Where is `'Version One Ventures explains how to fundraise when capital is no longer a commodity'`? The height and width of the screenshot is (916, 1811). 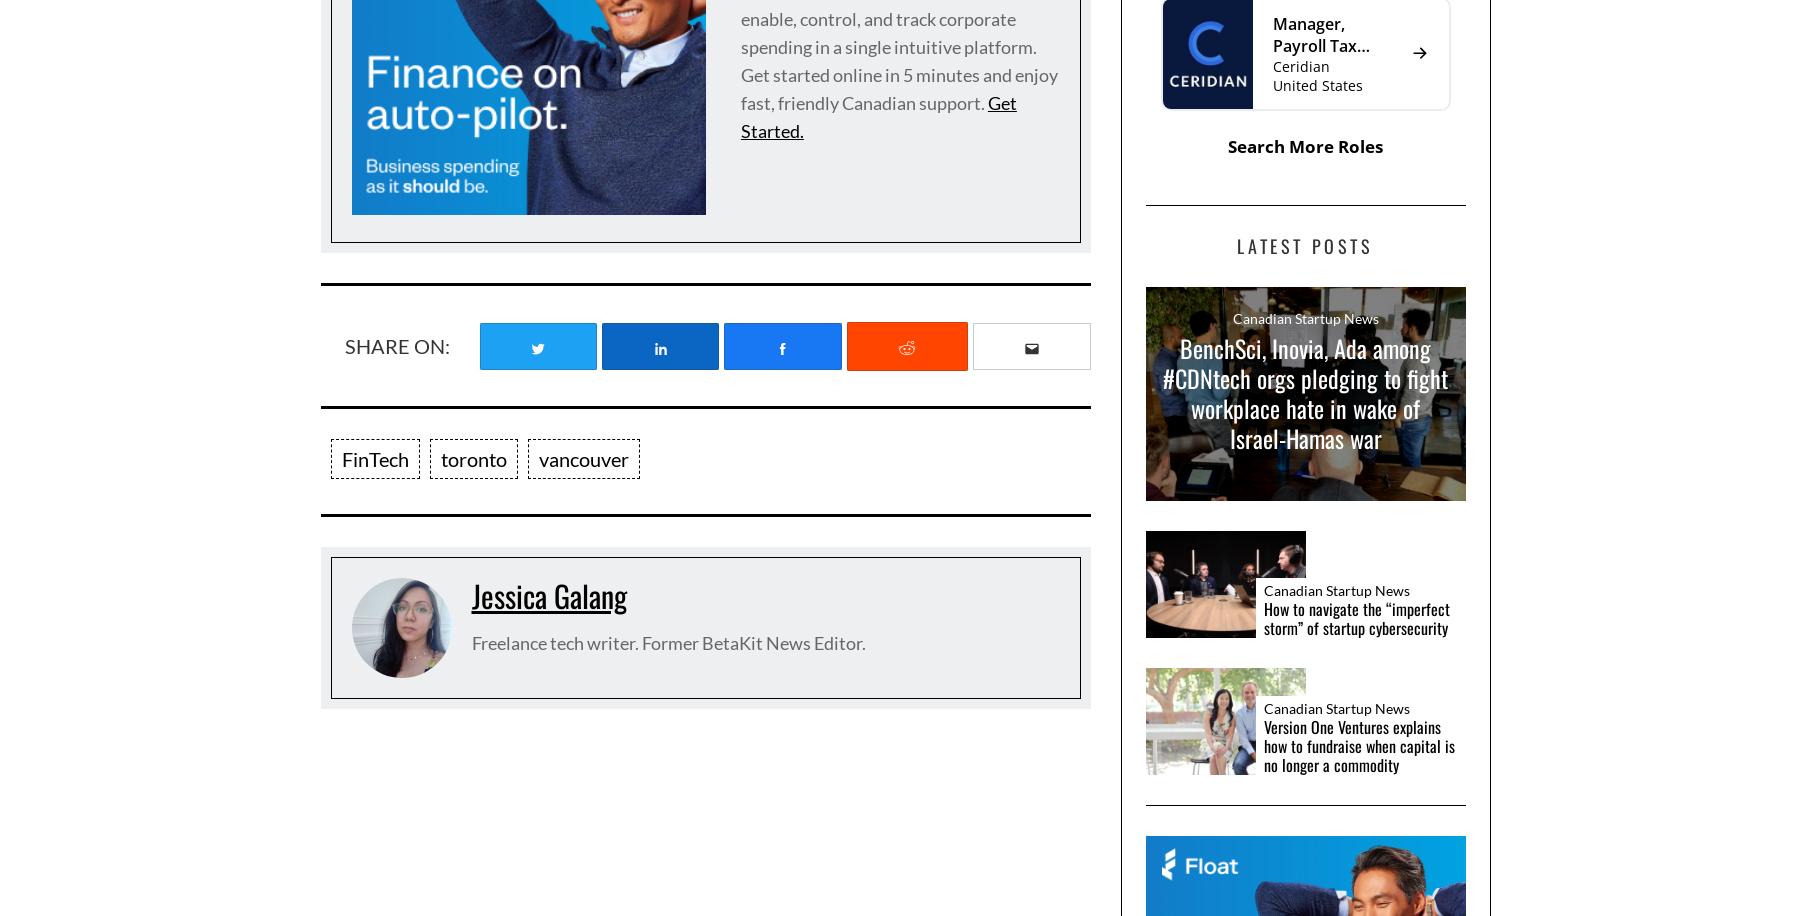
'Version One Ventures explains how to fundraise when capital is no longer a commodity' is located at coordinates (1357, 744).